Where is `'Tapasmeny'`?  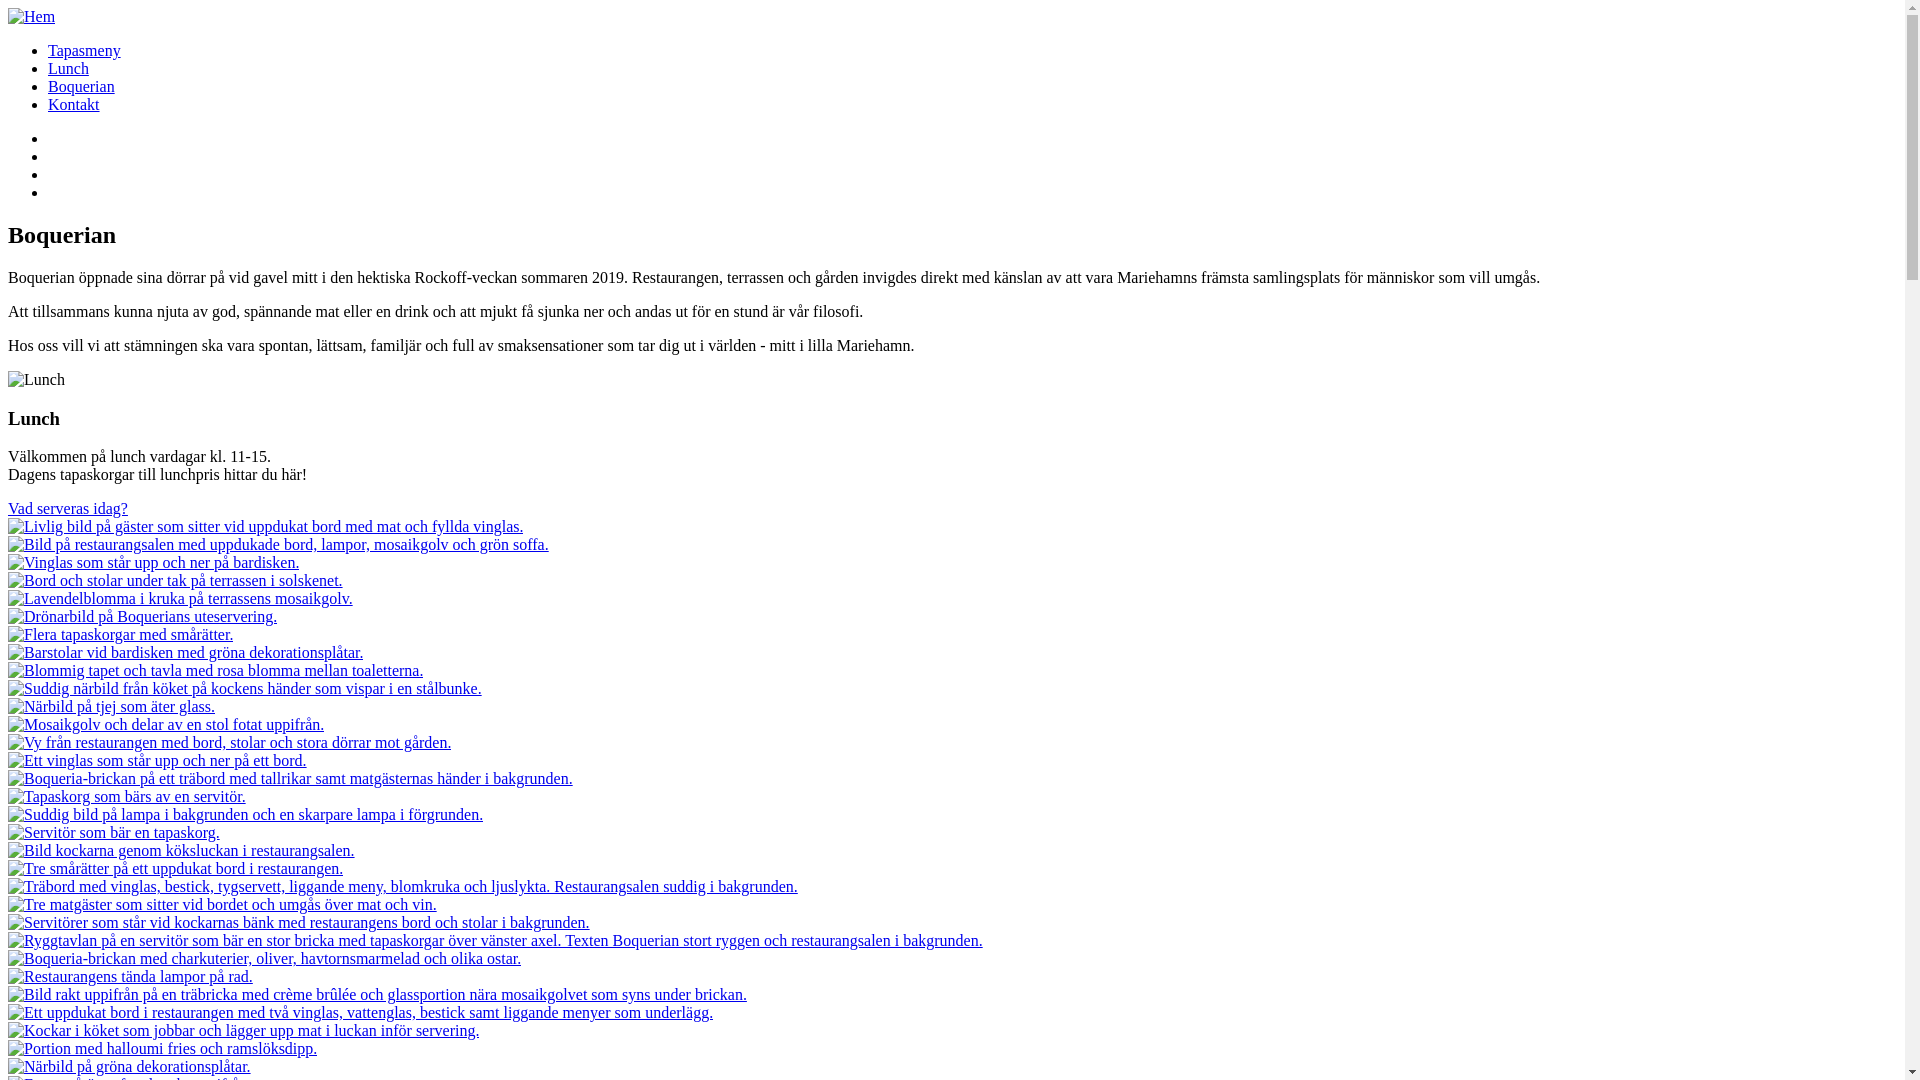 'Tapasmeny' is located at coordinates (83, 49).